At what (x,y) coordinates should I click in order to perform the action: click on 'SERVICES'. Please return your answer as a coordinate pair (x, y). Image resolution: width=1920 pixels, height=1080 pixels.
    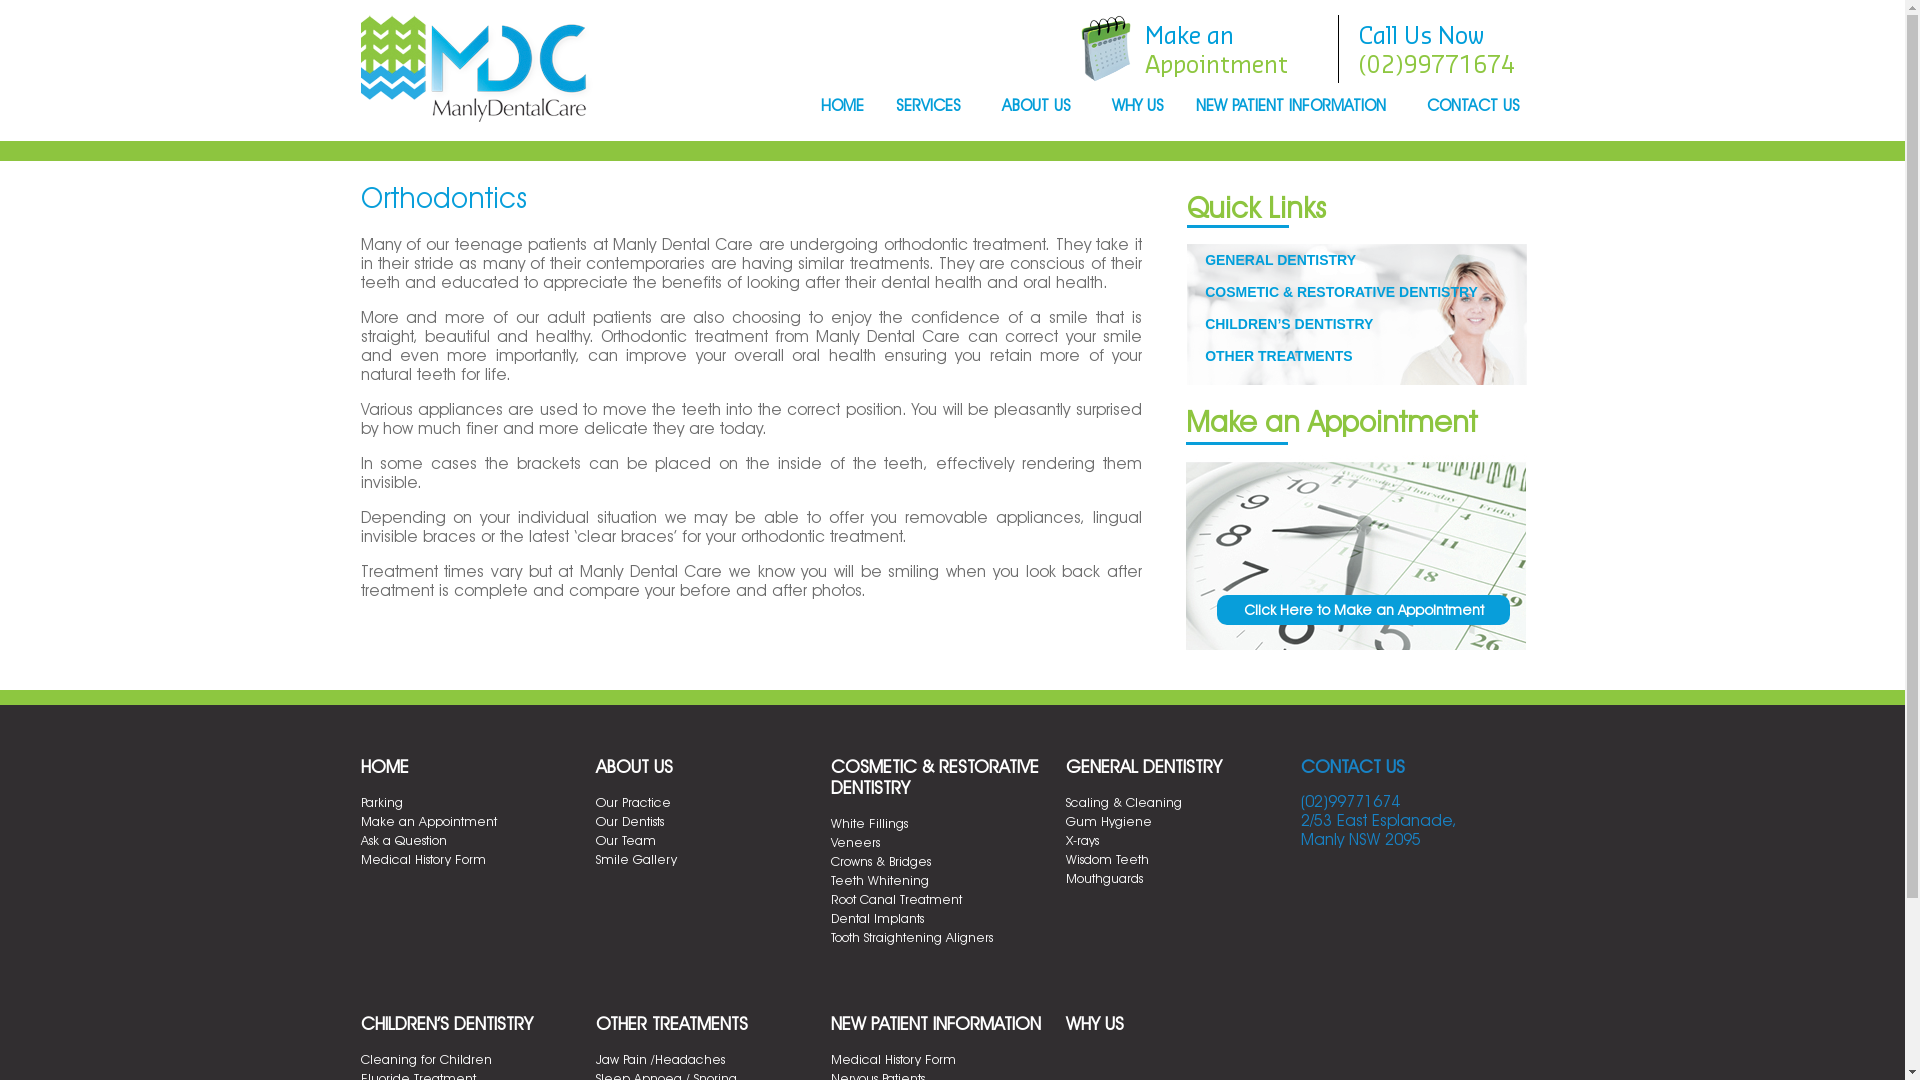
    Looking at the image, I should click on (931, 107).